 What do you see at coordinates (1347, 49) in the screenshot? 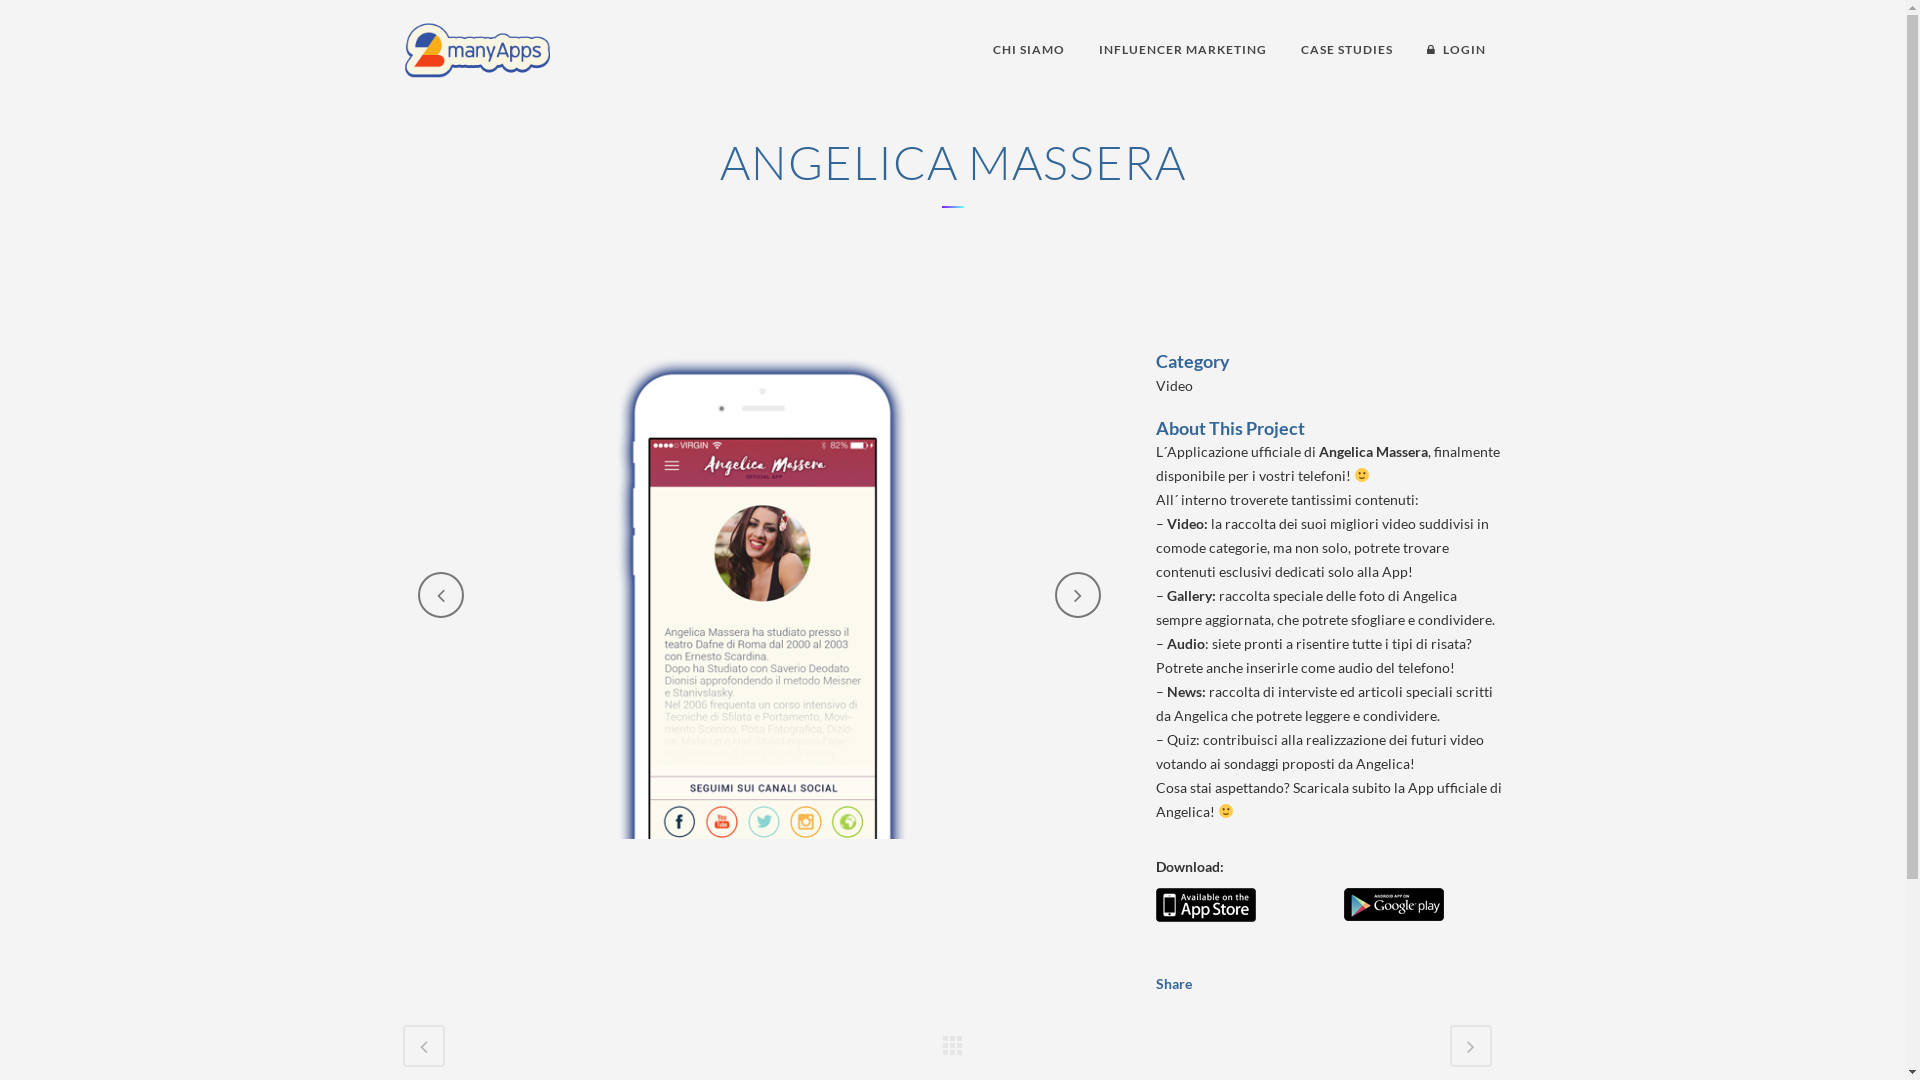
I see `'CASE STUDIES'` at bounding box center [1347, 49].